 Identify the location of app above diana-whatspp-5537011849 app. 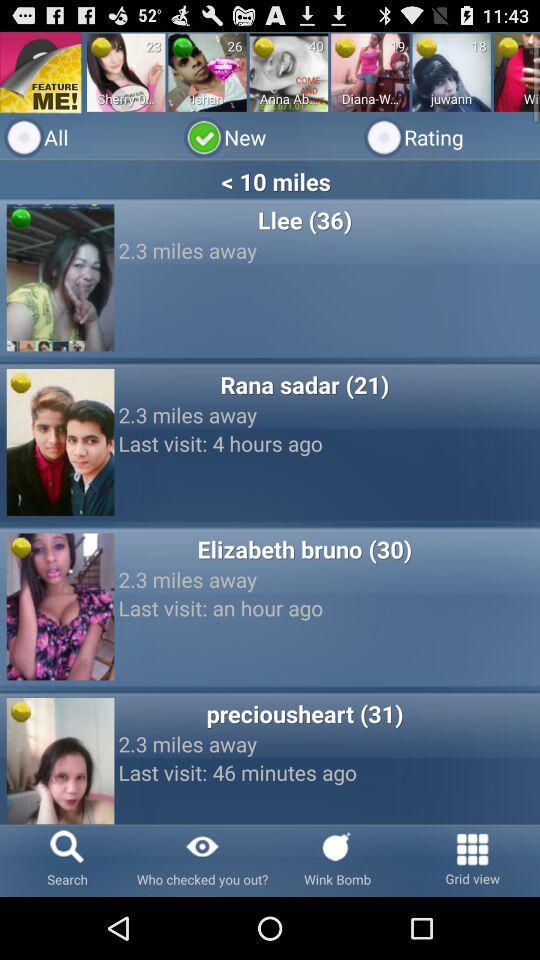
(344, 46).